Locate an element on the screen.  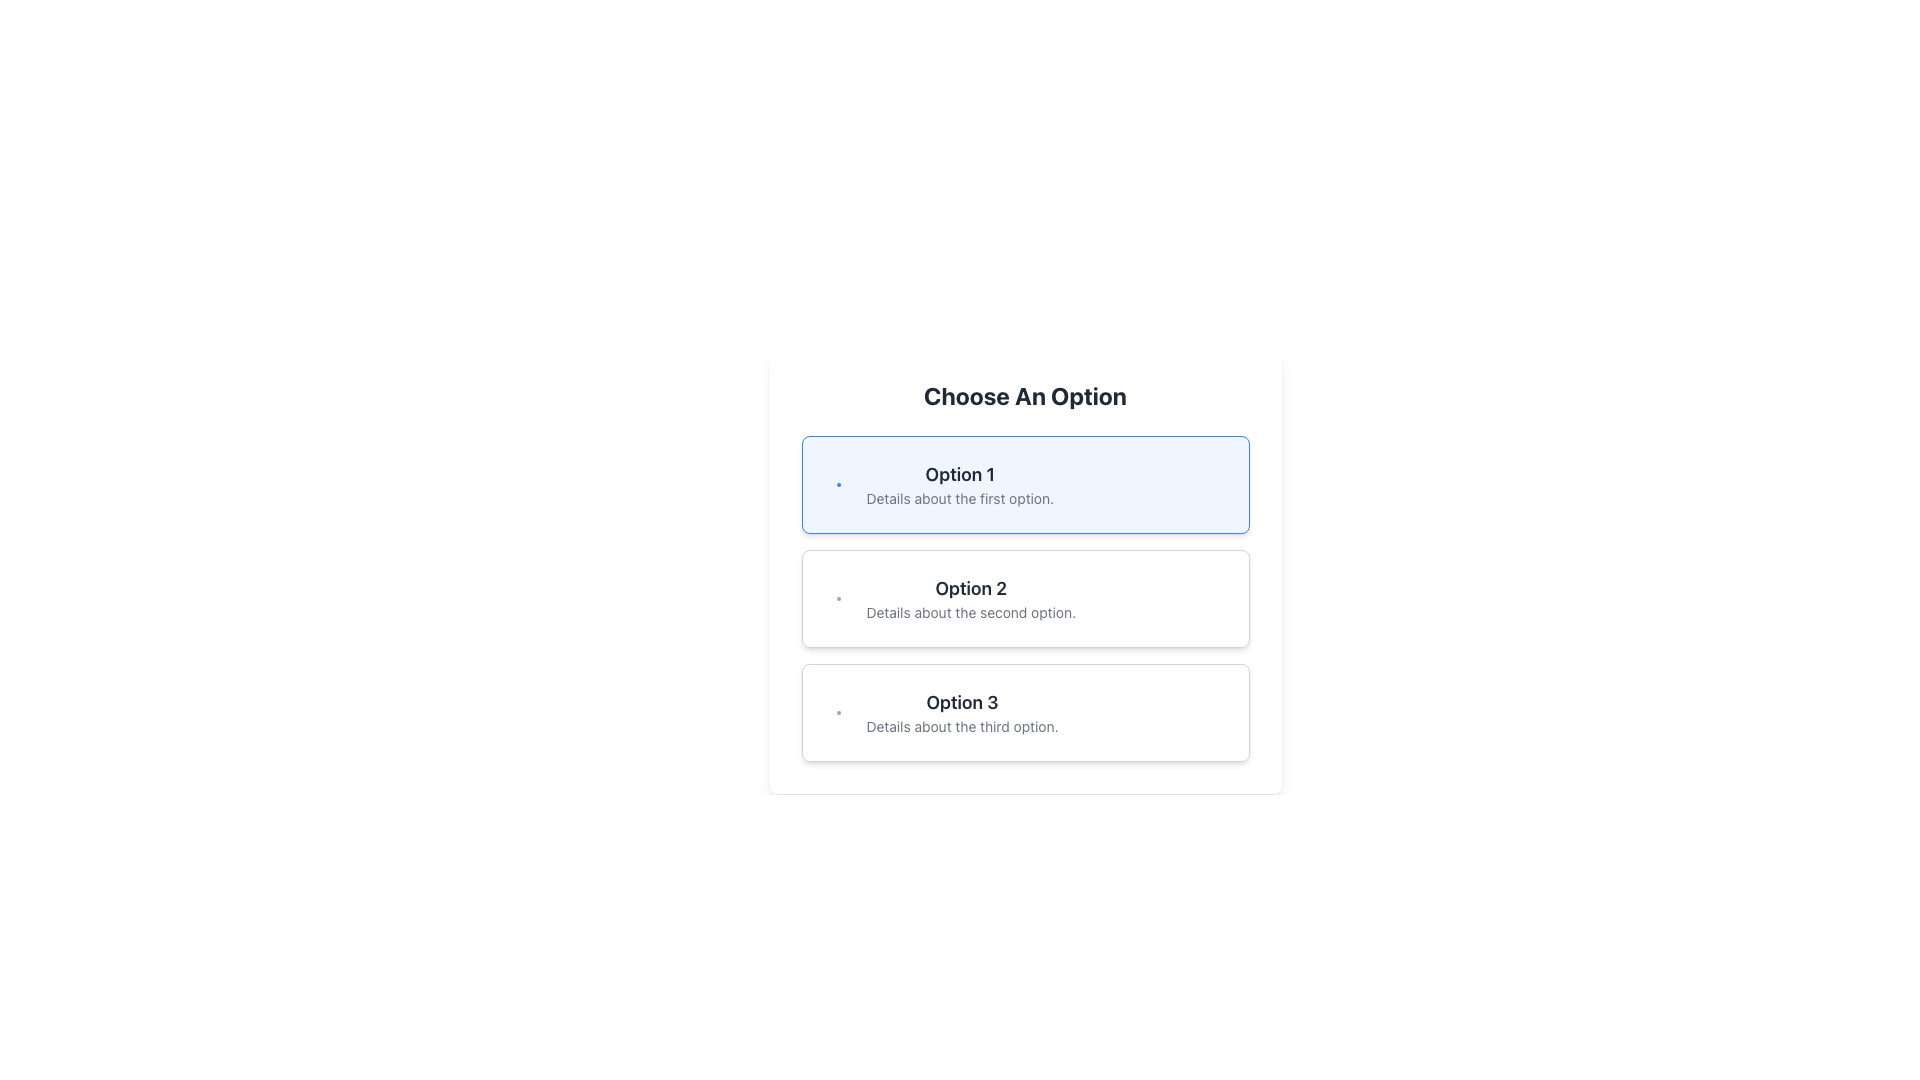
text element labeled 'Option 1', which is bold and large in a serif font, displayed in charcoal gray on a light blue background, and is the first title in a vertically aligned list of selectable options is located at coordinates (960, 474).